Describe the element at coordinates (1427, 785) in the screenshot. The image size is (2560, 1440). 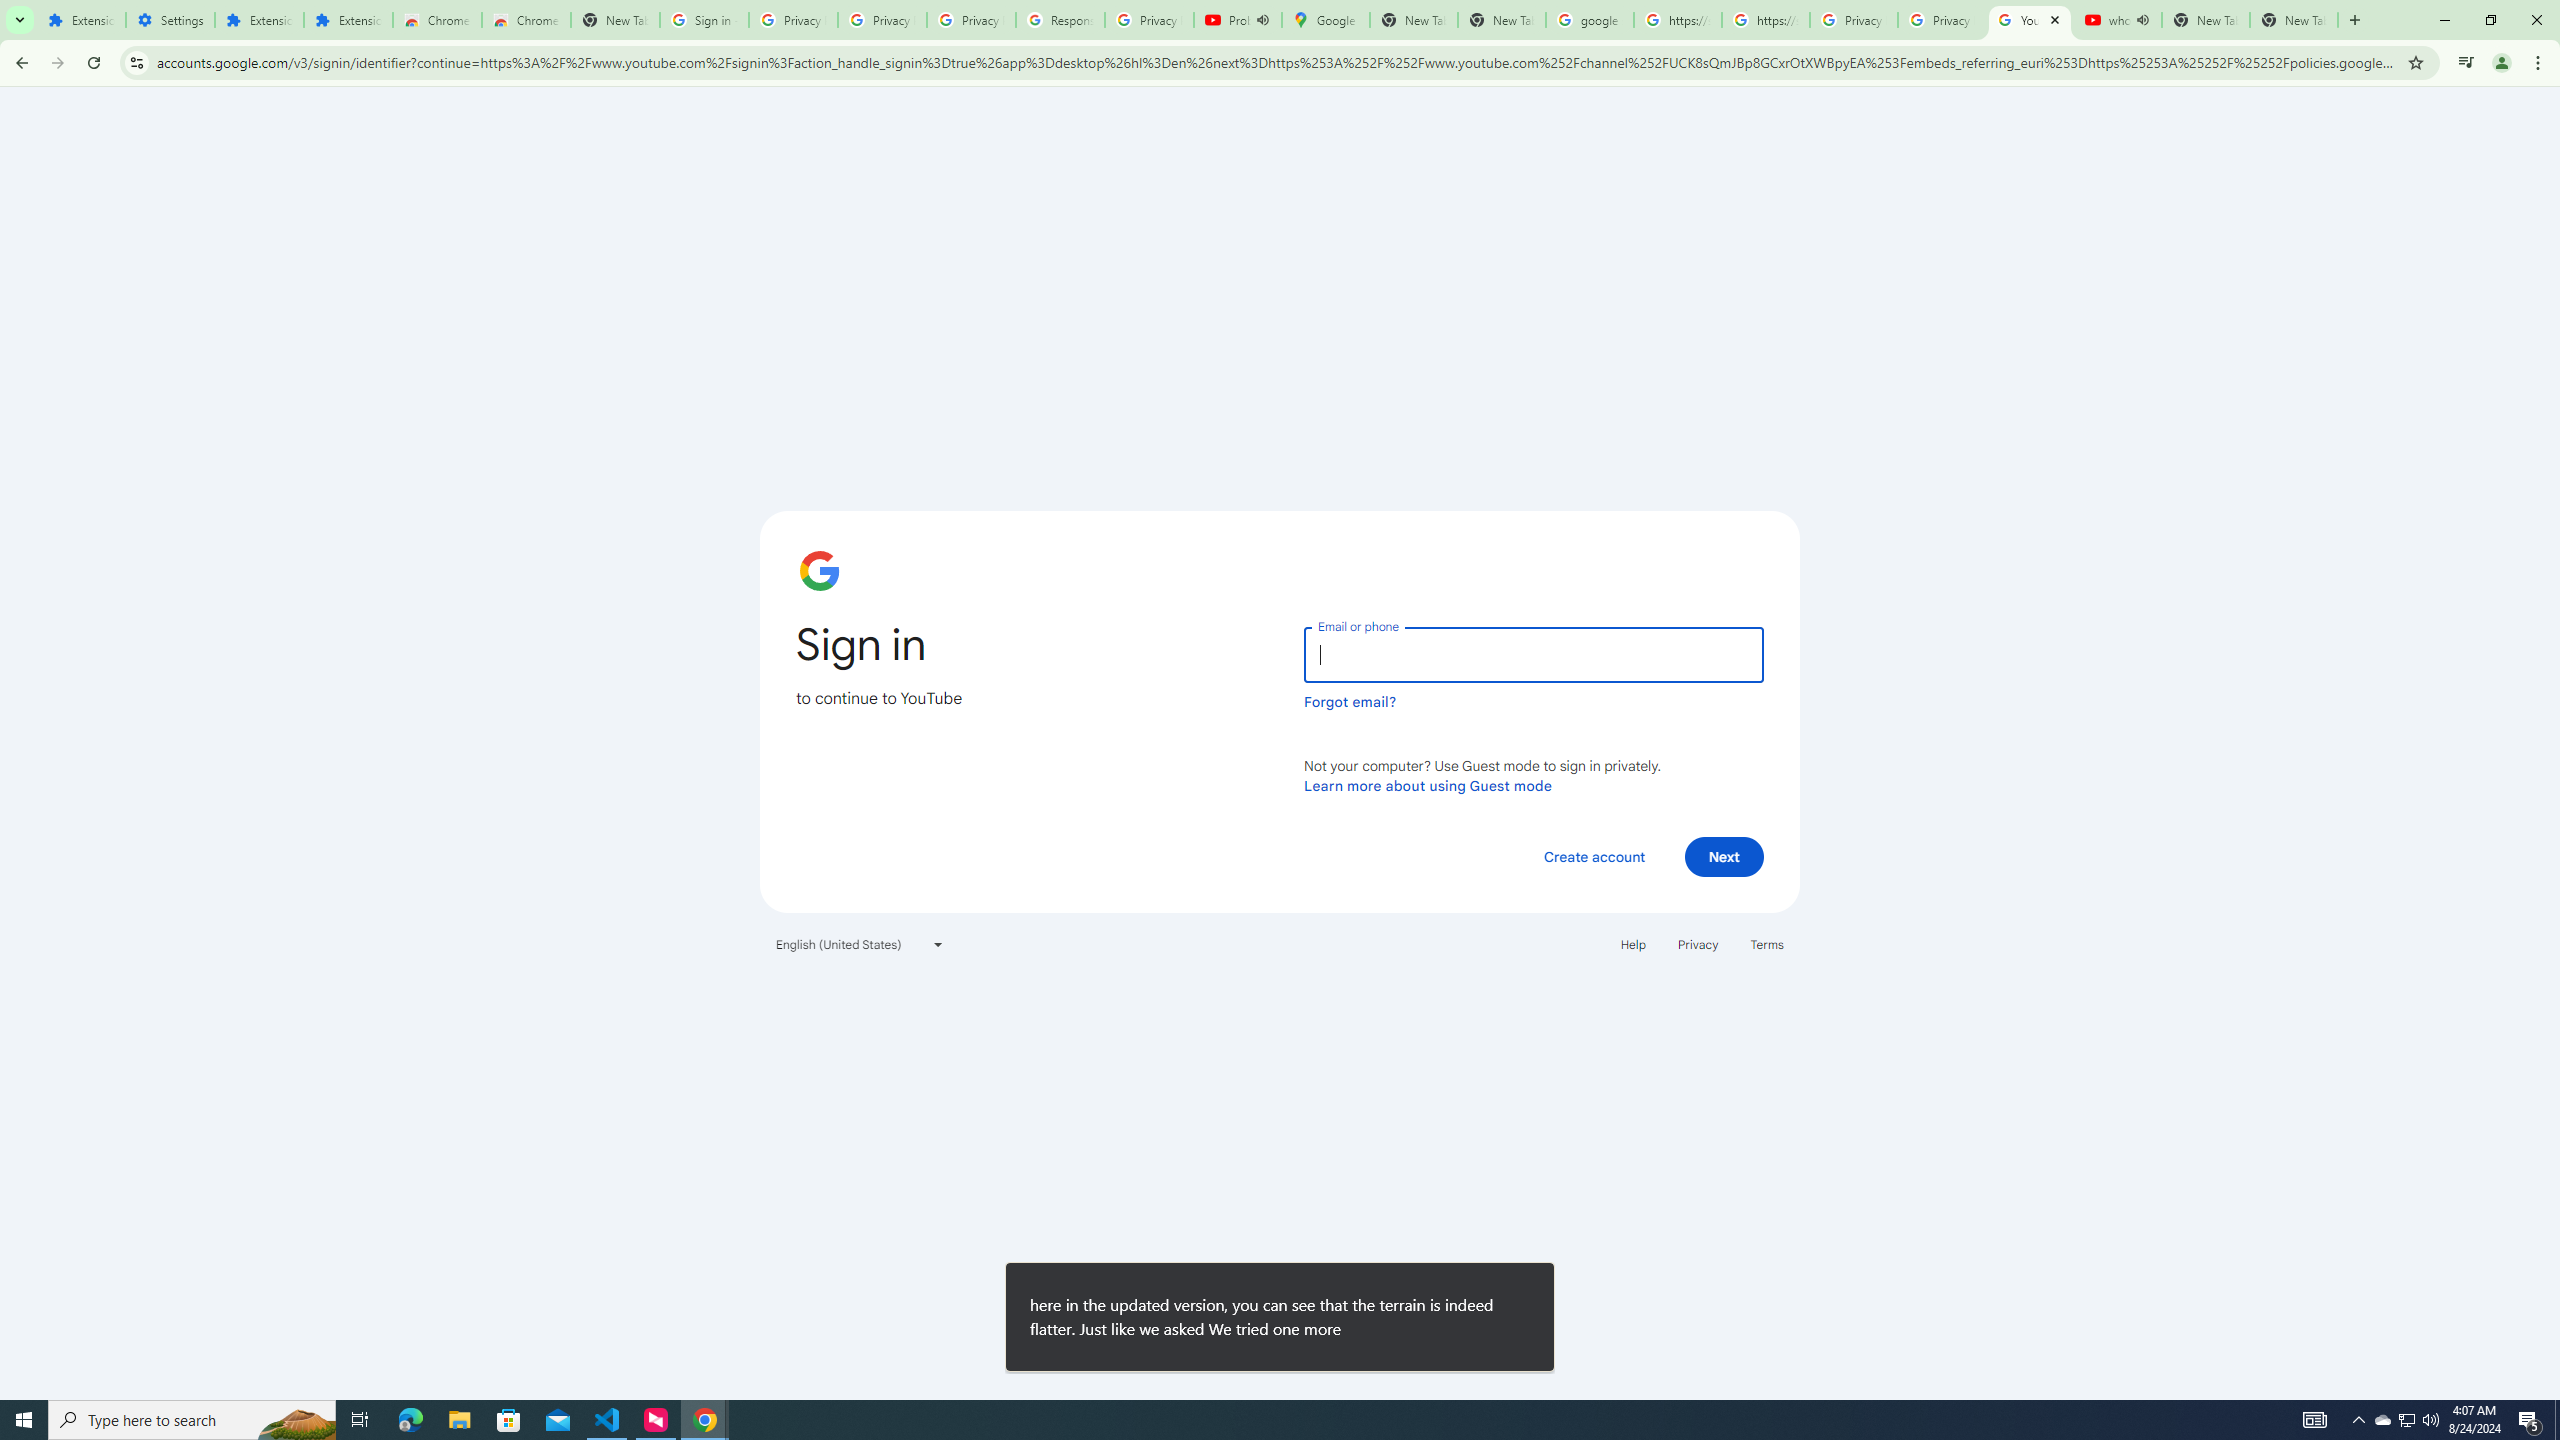
I see `'Learn more about using Guest mode'` at that location.